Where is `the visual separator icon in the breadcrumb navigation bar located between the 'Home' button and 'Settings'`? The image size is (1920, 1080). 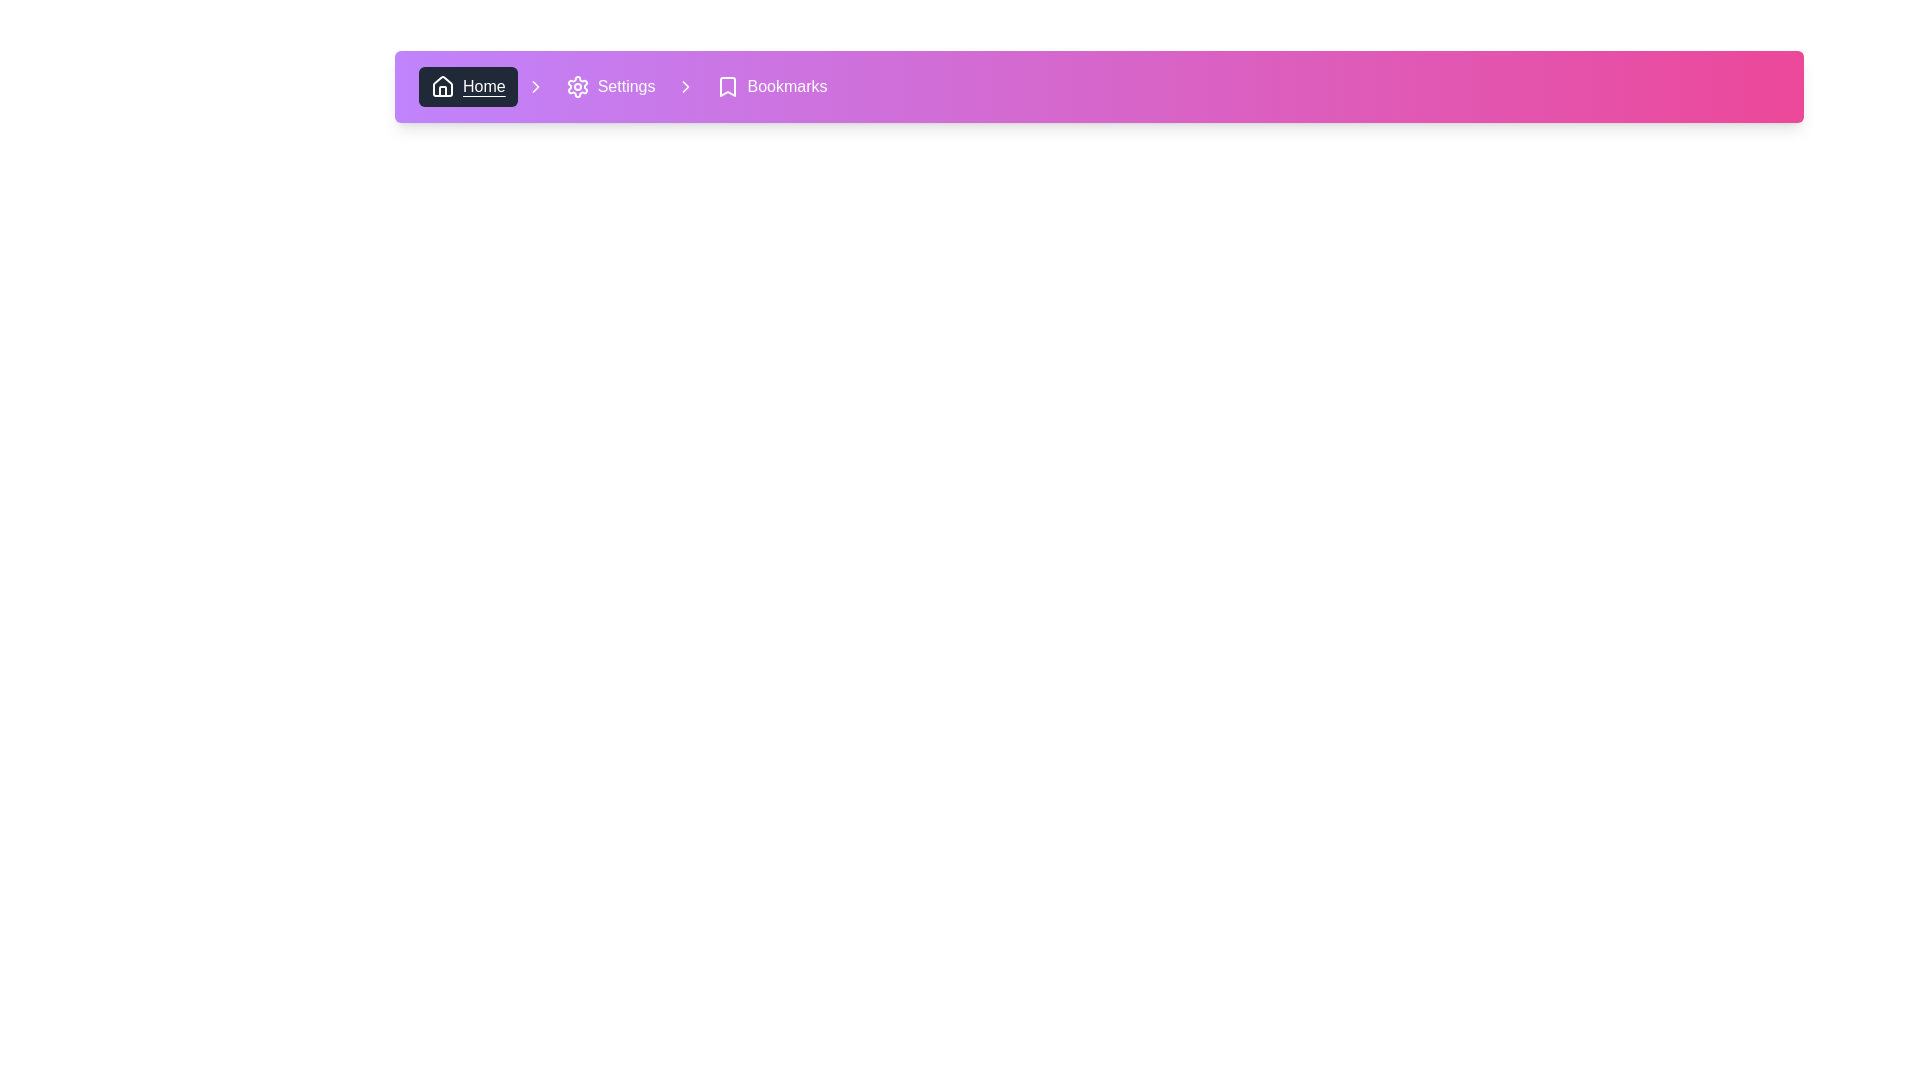
the visual separator icon in the breadcrumb navigation bar located between the 'Home' button and 'Settings' is located at coordinates (685, 86).